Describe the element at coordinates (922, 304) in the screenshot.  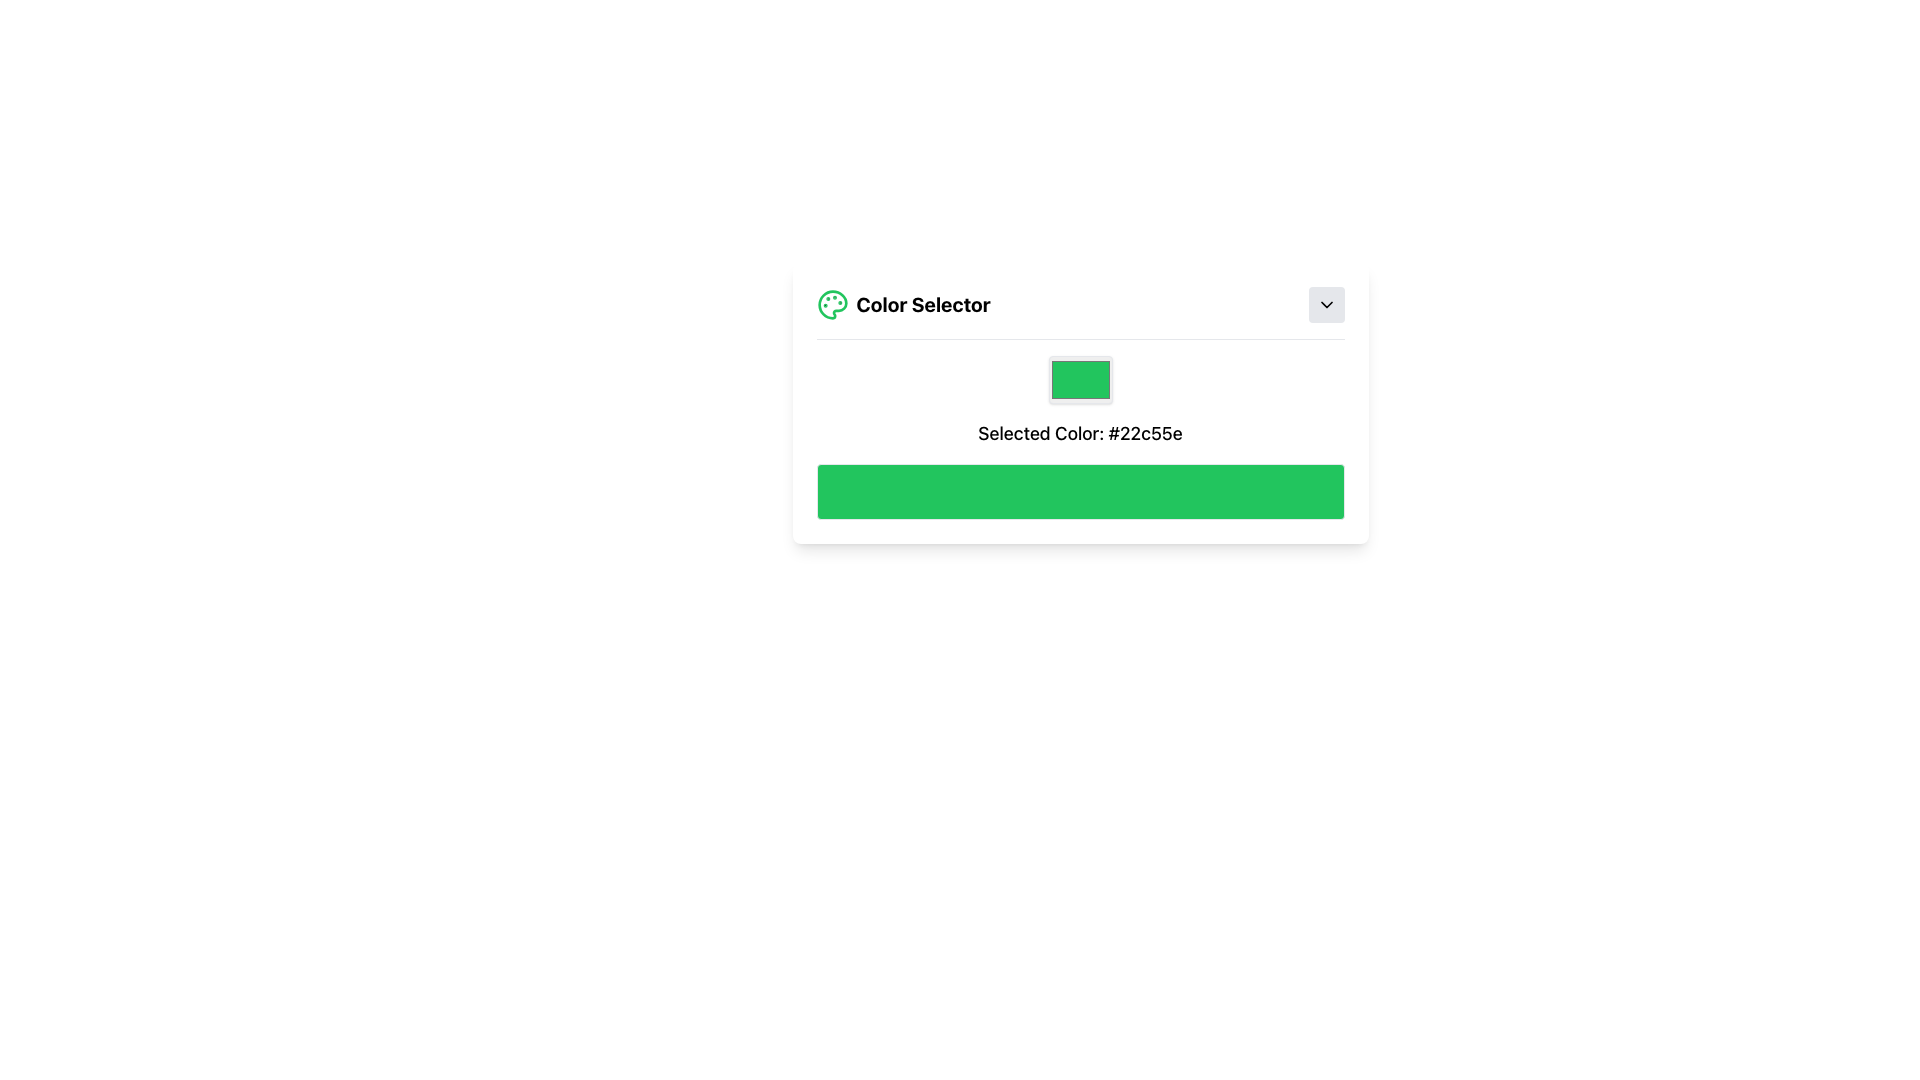
I see `the text label displaying 'Color Selector', which is styled with bold and large font and located above the color display grid` at that location.